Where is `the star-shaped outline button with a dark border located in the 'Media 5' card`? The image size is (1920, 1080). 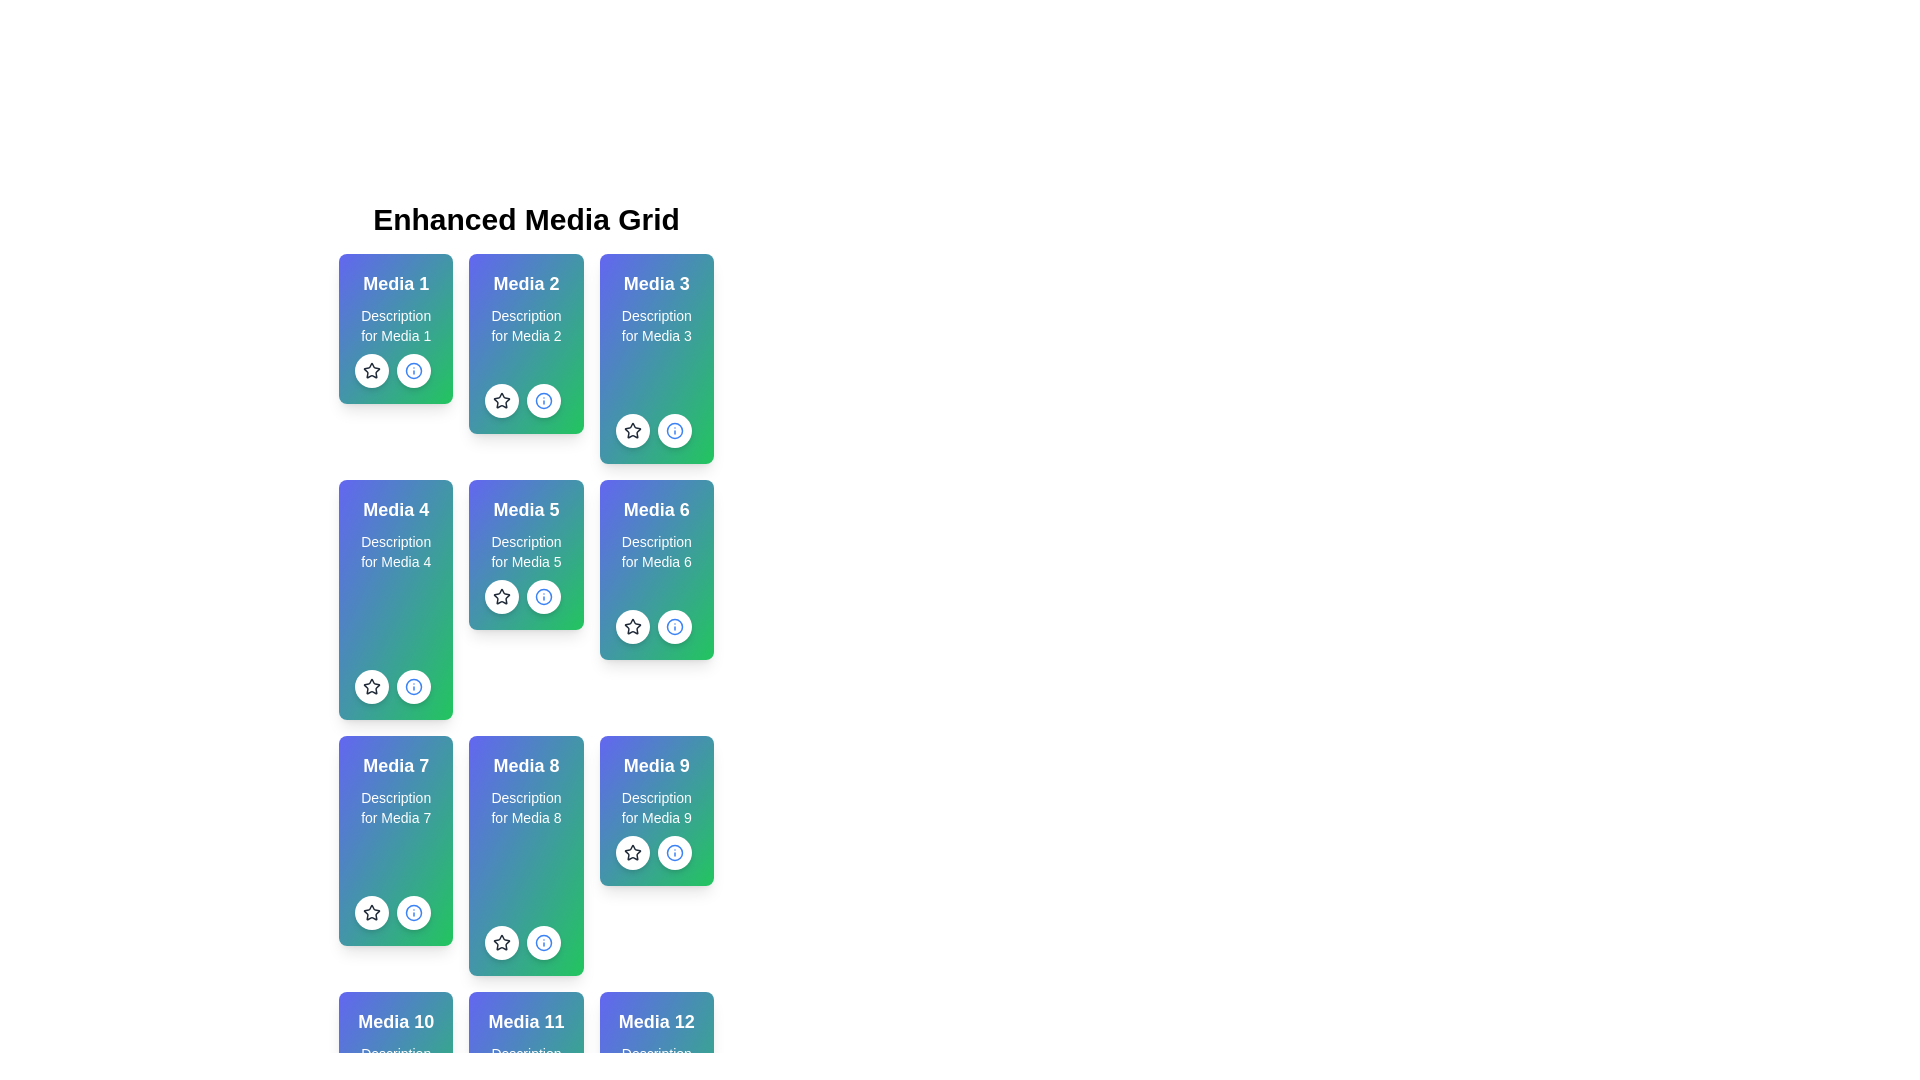
the star-shaped outline button with a dark border located in the 'Media 5' card is located at coordinates (502, 595).